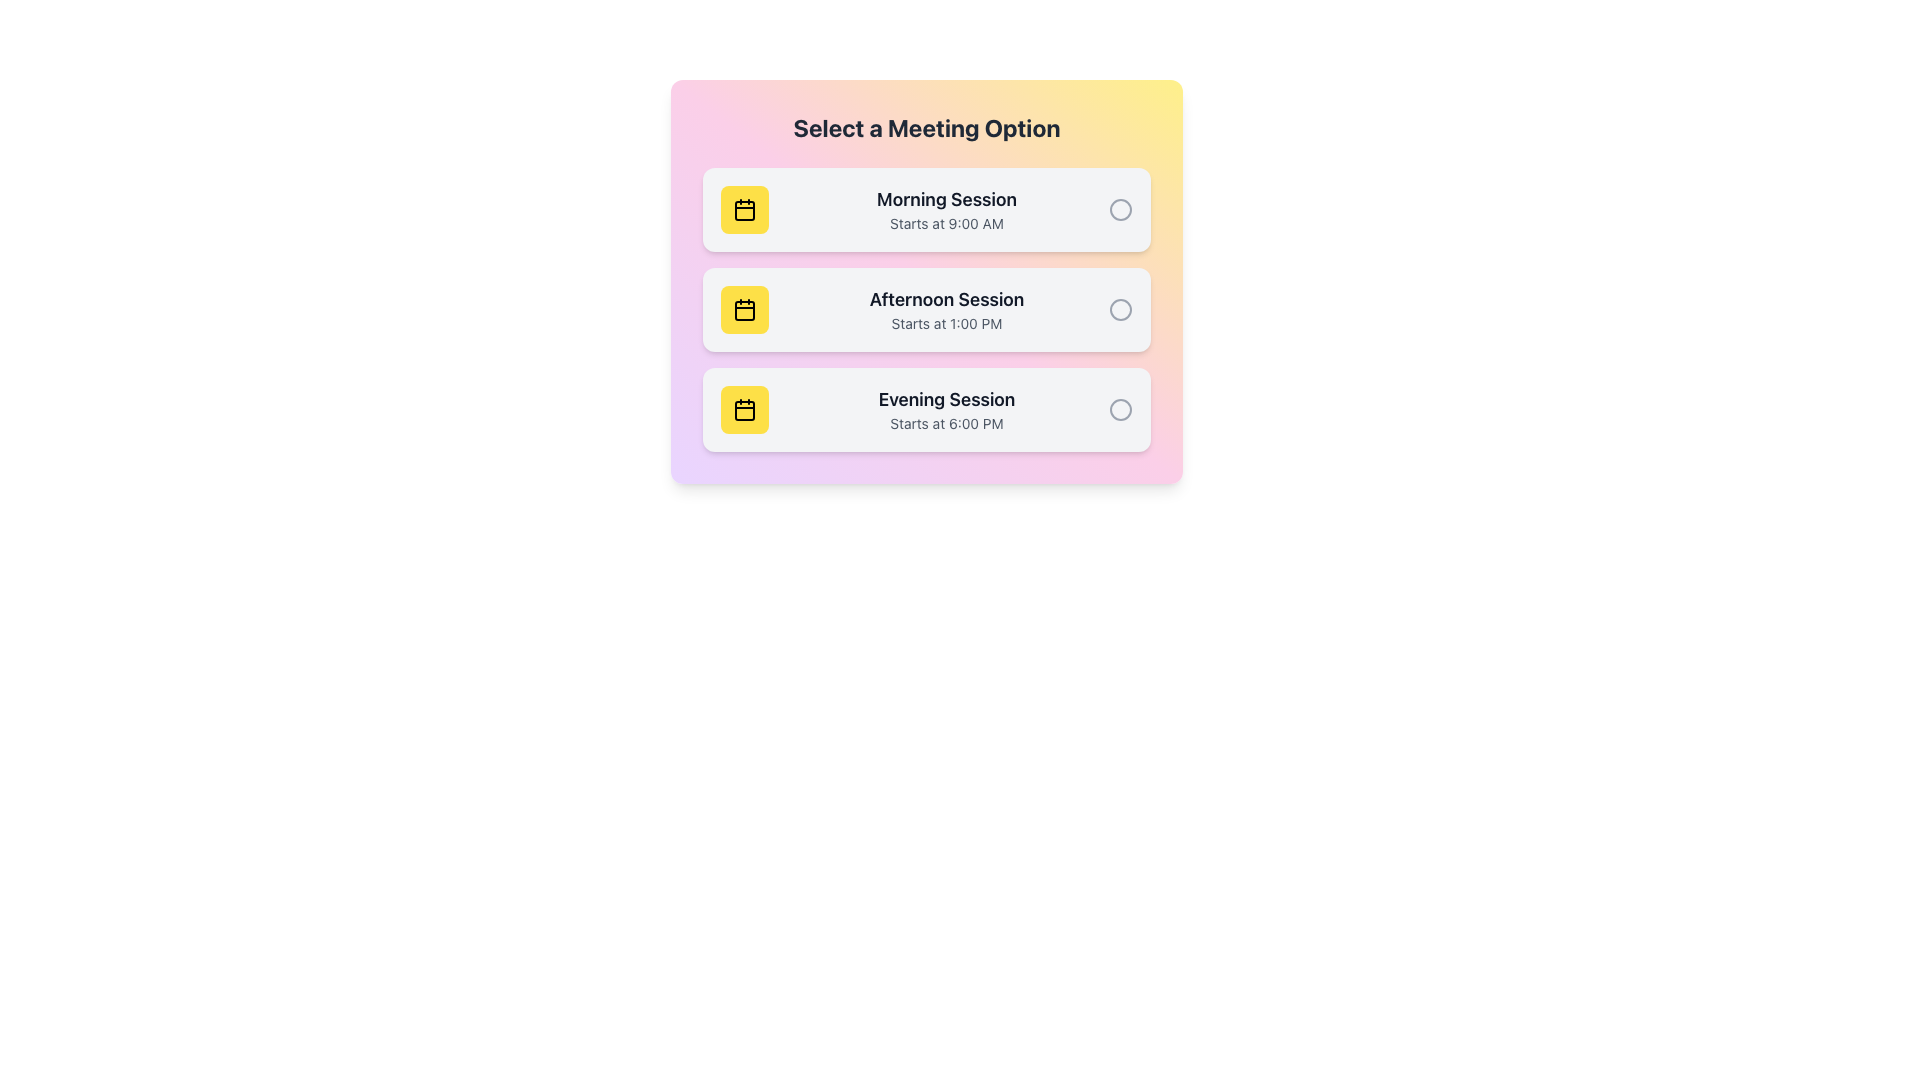  I want to click on text content of the text label that says 'Starts at 1:00 PM', which is located under the header 'Afternoon Session' in the second option block of the vertical list titled 'Select a Meeting Option', so click(945, 323).